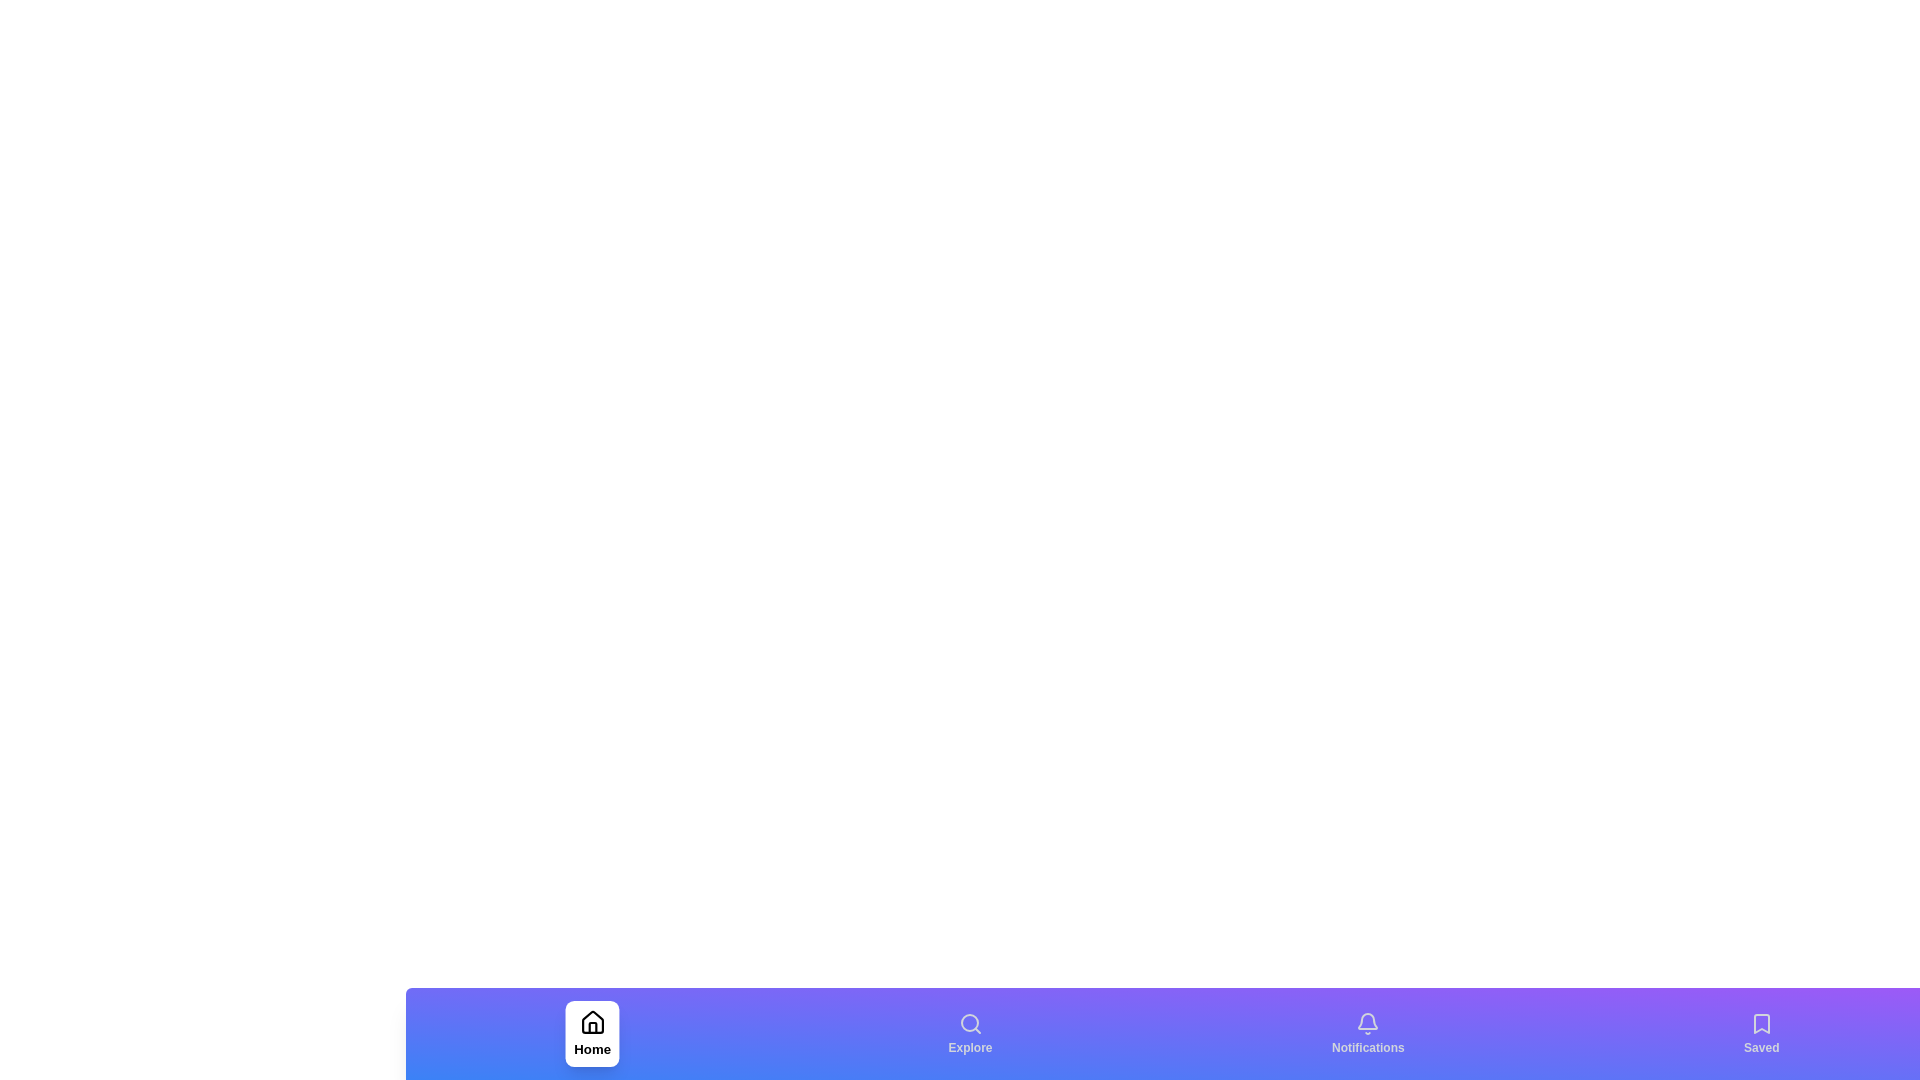 This screenshot has width=1920, height=1080. Describe the element at coordinates (1761, 1033) in the screenshot. I see `the Saved navigation tab` at that location.